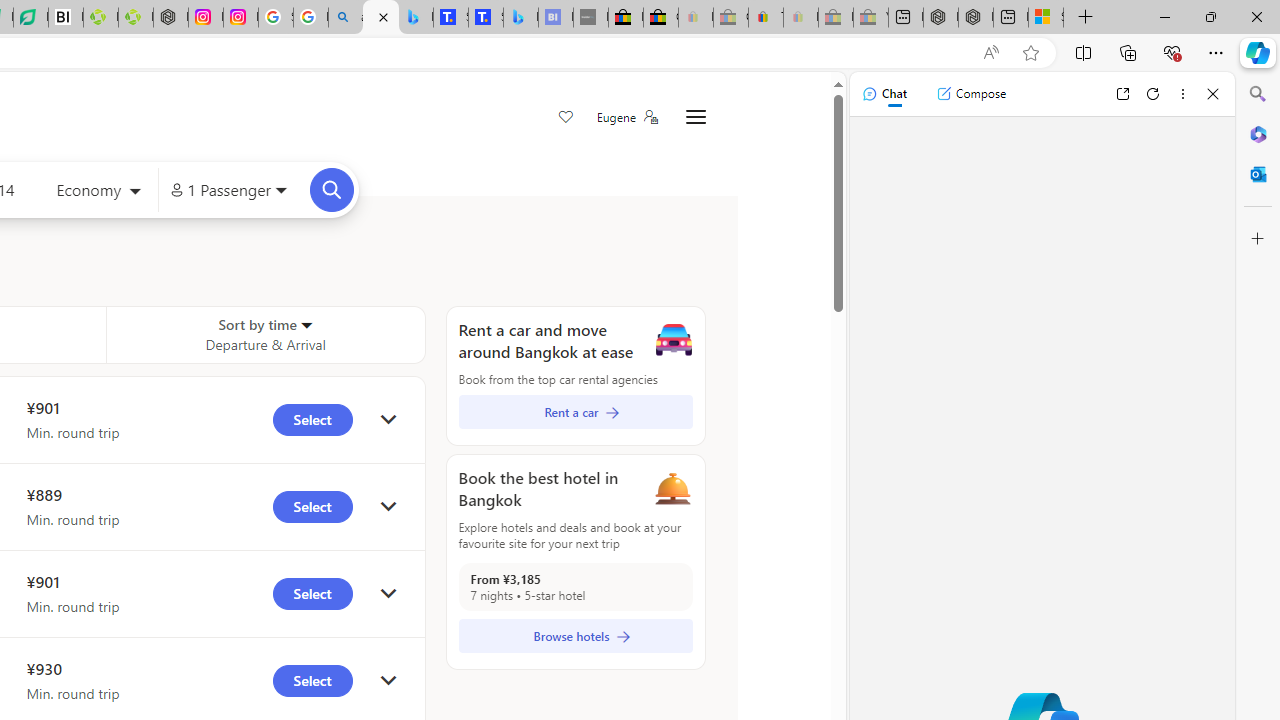 This screenshot has height=720, width=1280. I want to click on 'Nordace - Summer Adventures 2024', so click(976, 17).